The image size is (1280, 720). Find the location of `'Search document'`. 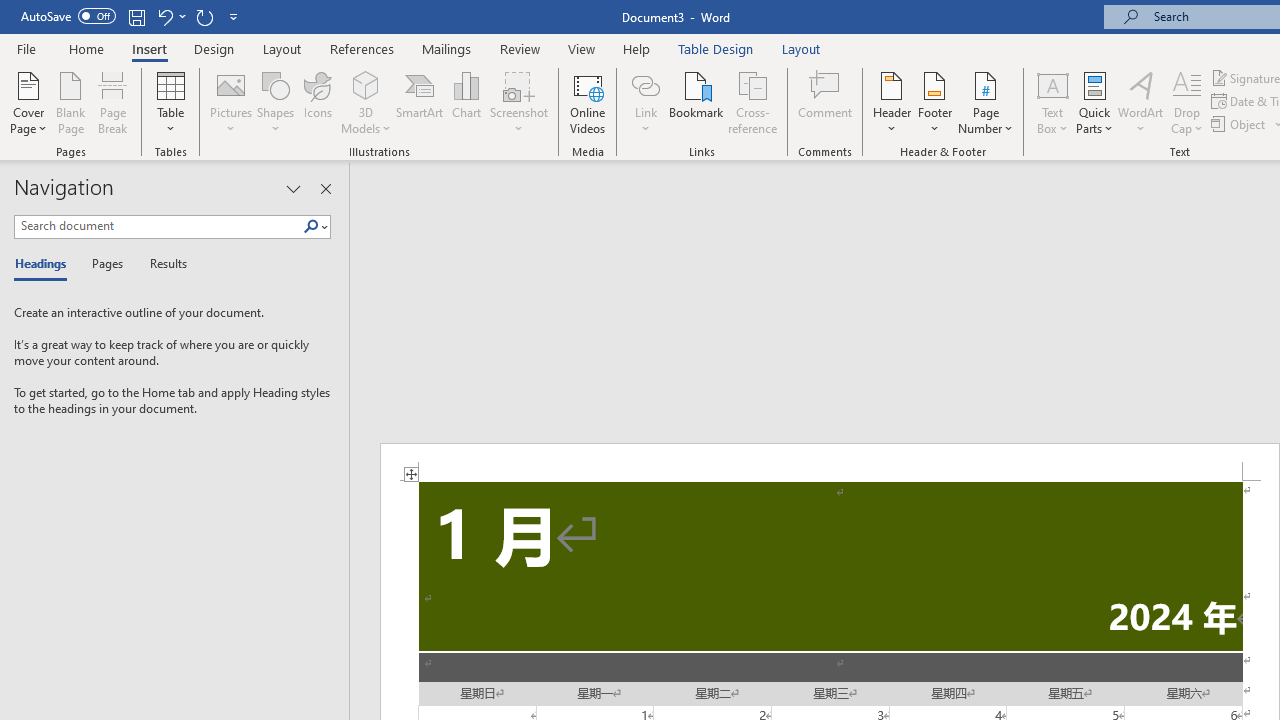

'Search document' is located at coordinates (157, 225).